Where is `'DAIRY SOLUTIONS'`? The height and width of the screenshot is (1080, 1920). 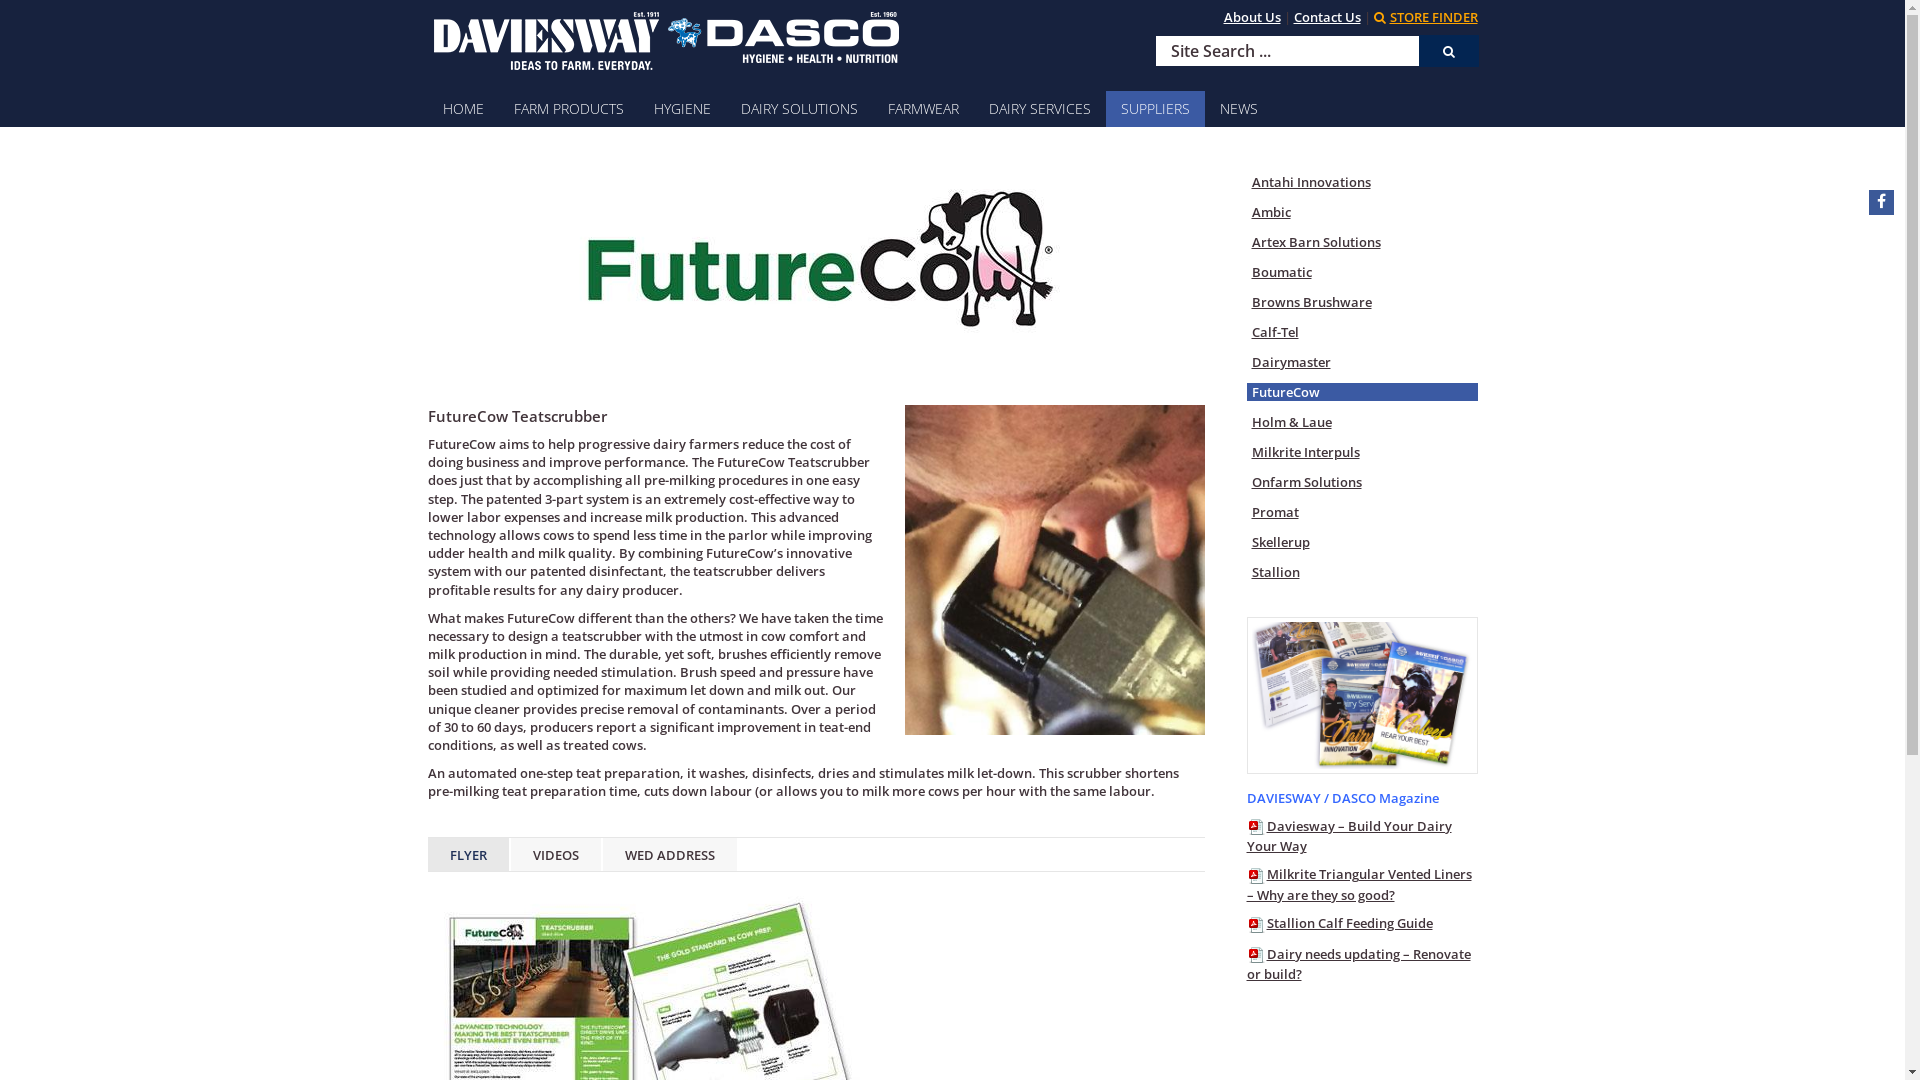
'DAIRY SOLUTIONS' is located at coordinates (798, 108).